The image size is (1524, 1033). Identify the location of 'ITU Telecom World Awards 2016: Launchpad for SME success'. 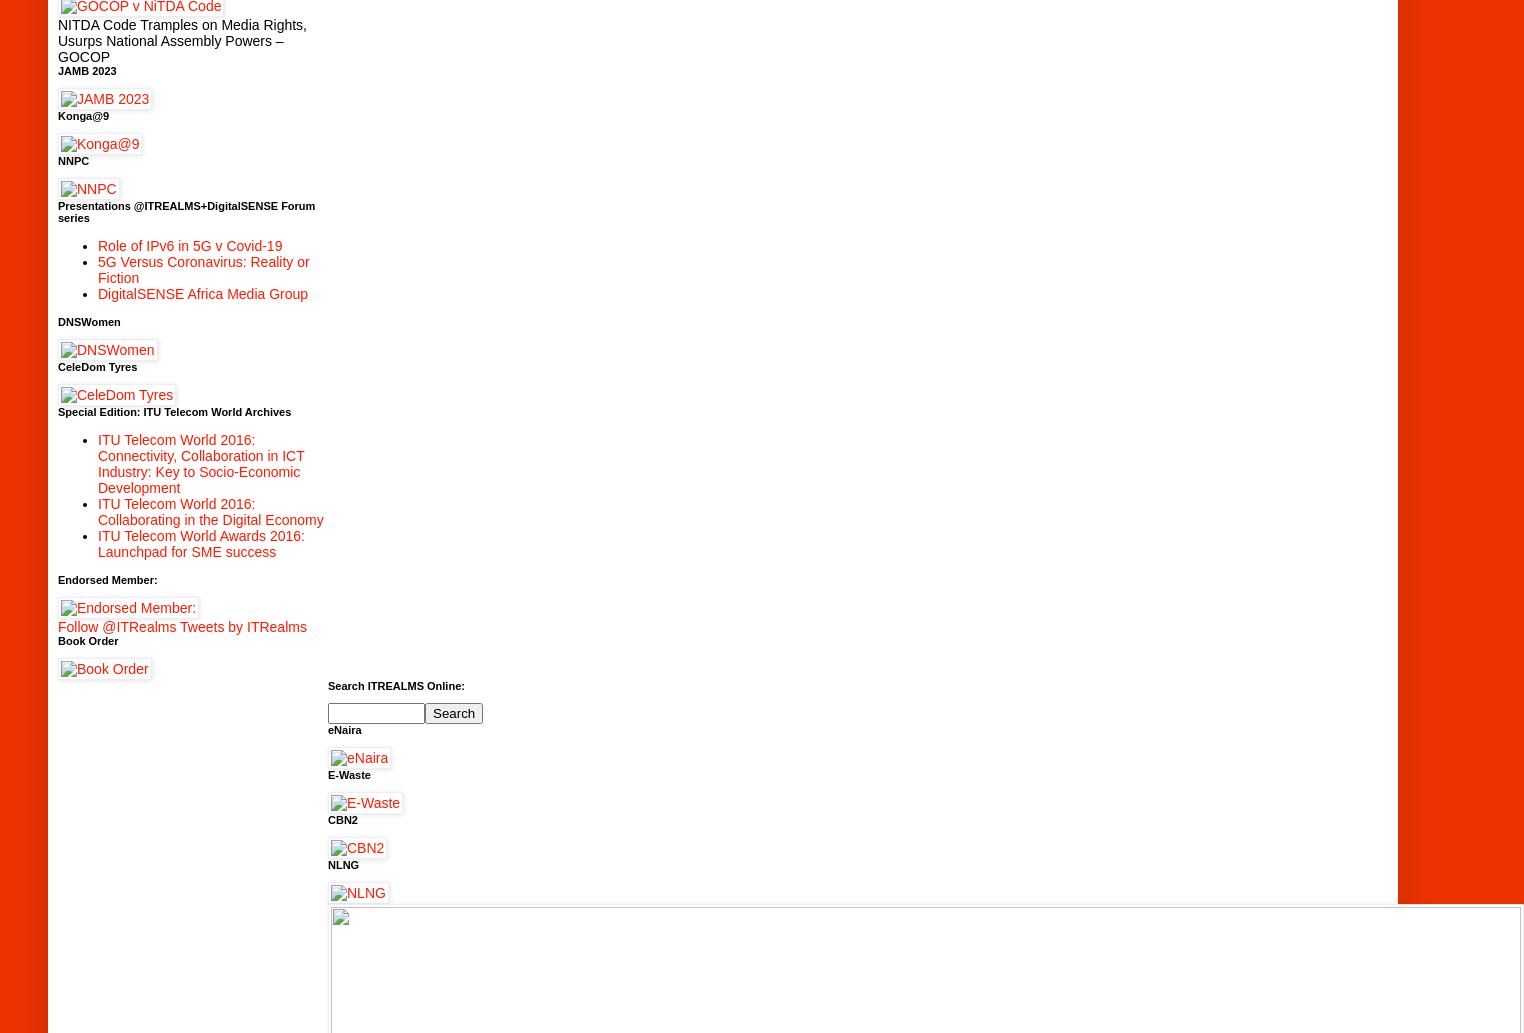
(201, 542).